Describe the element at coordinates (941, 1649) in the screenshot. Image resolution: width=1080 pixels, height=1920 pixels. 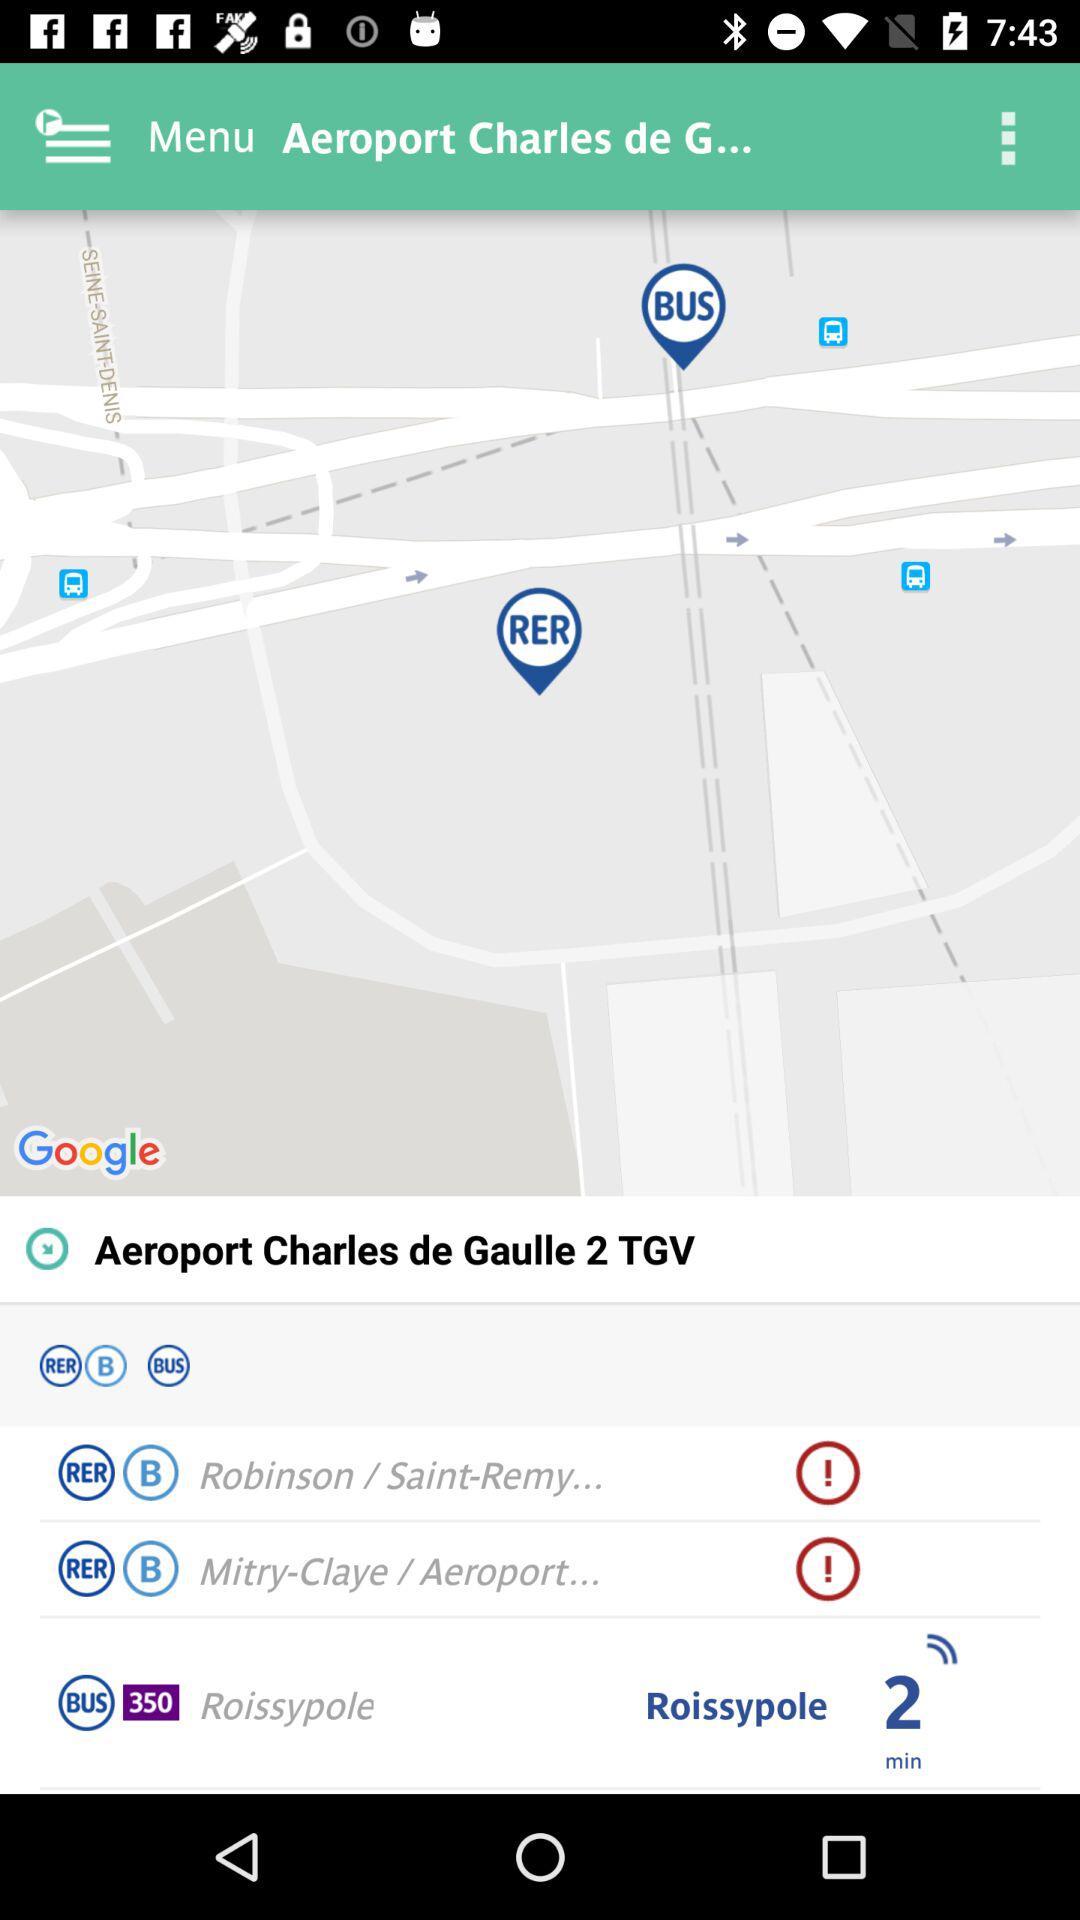
I see `icon next to the 2` at that location.